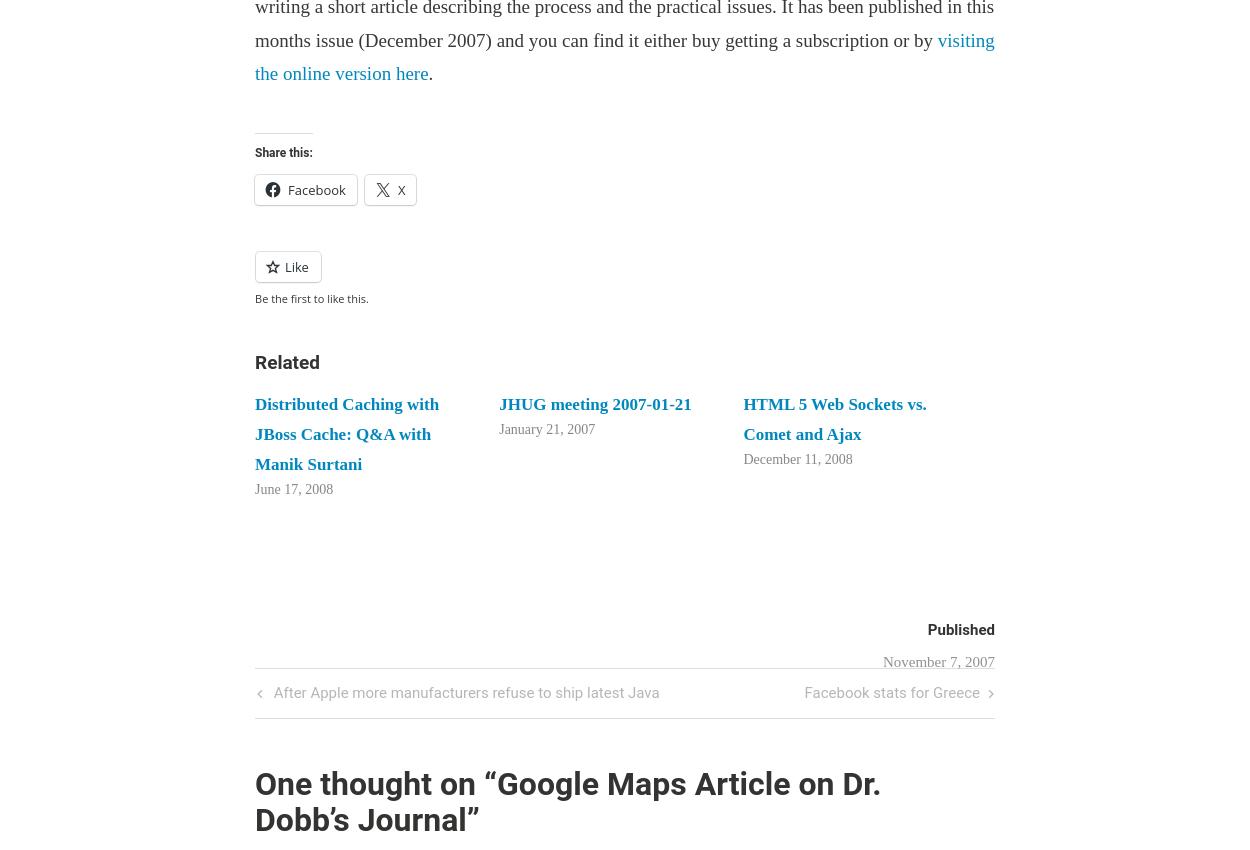 The image size is (1250, 850). Describe the element at coordinates (623, 56) in the screenshot. I see `'visiting the online version here'` at that location.